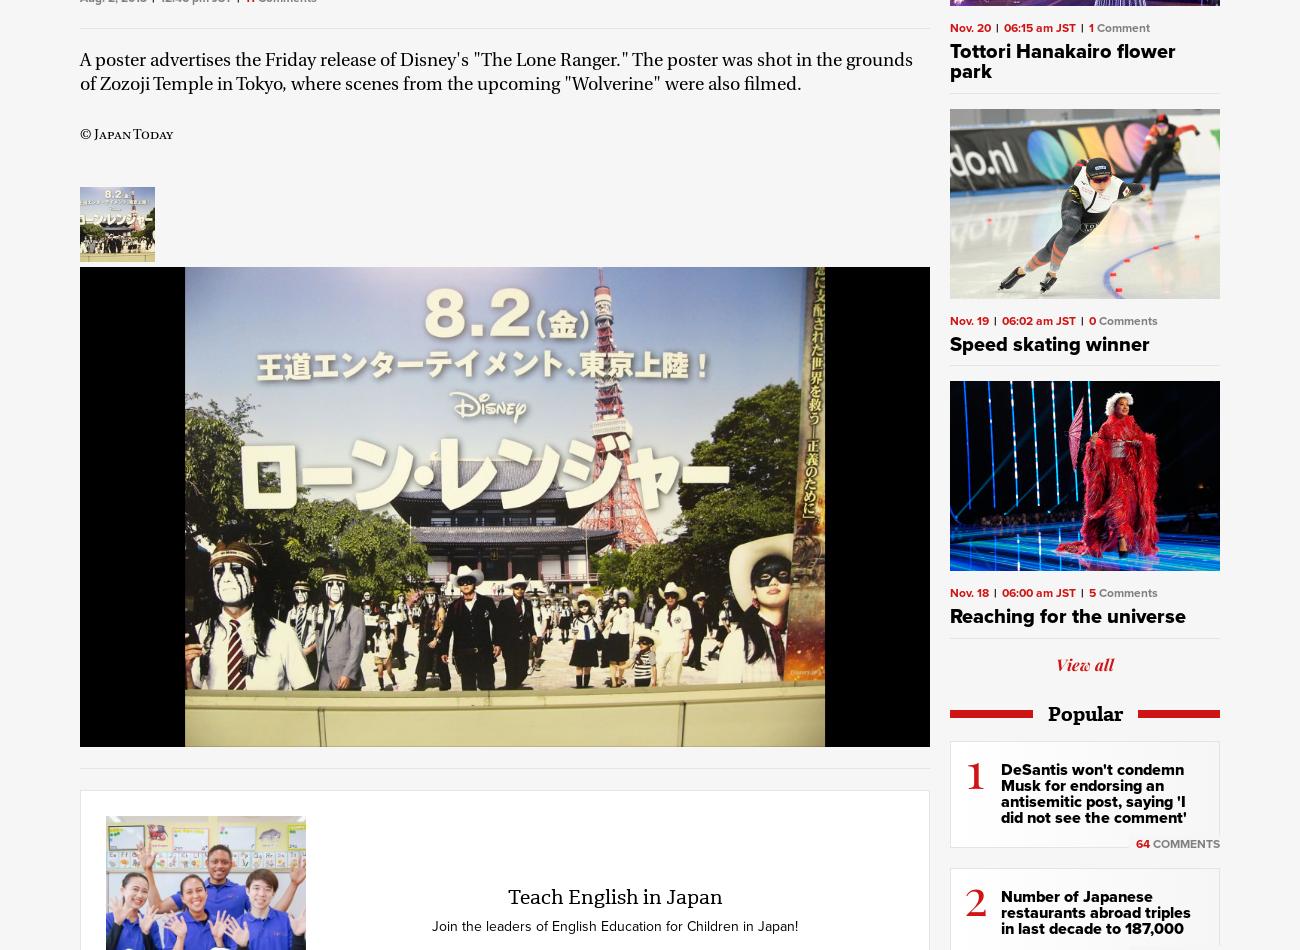 The height and width of the screenshot is (950, 1300). Describe the element at coordinates (1038, 592) in the screenshot. I see `'06:00 am JST'` at that location.